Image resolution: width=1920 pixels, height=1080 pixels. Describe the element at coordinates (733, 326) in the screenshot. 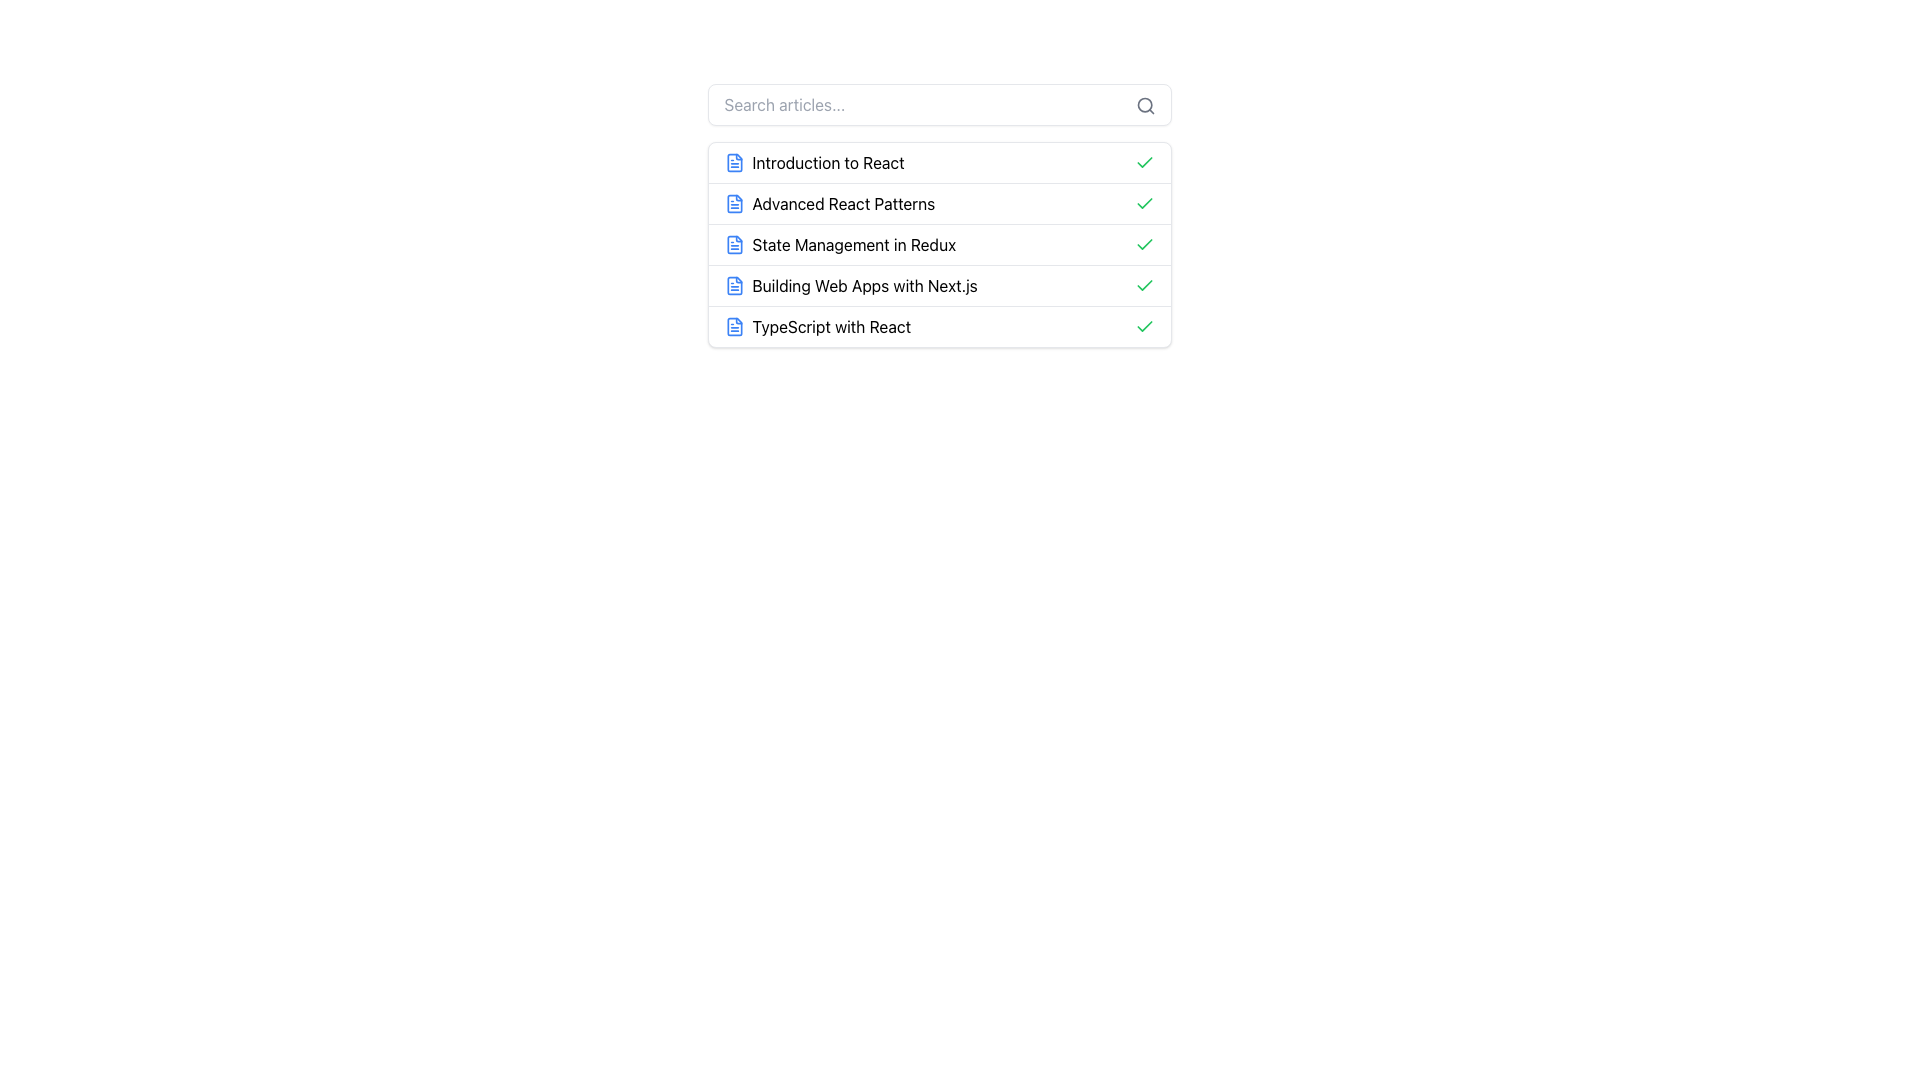

I see `the file icon representing 'TypeScript with React'` at that location.